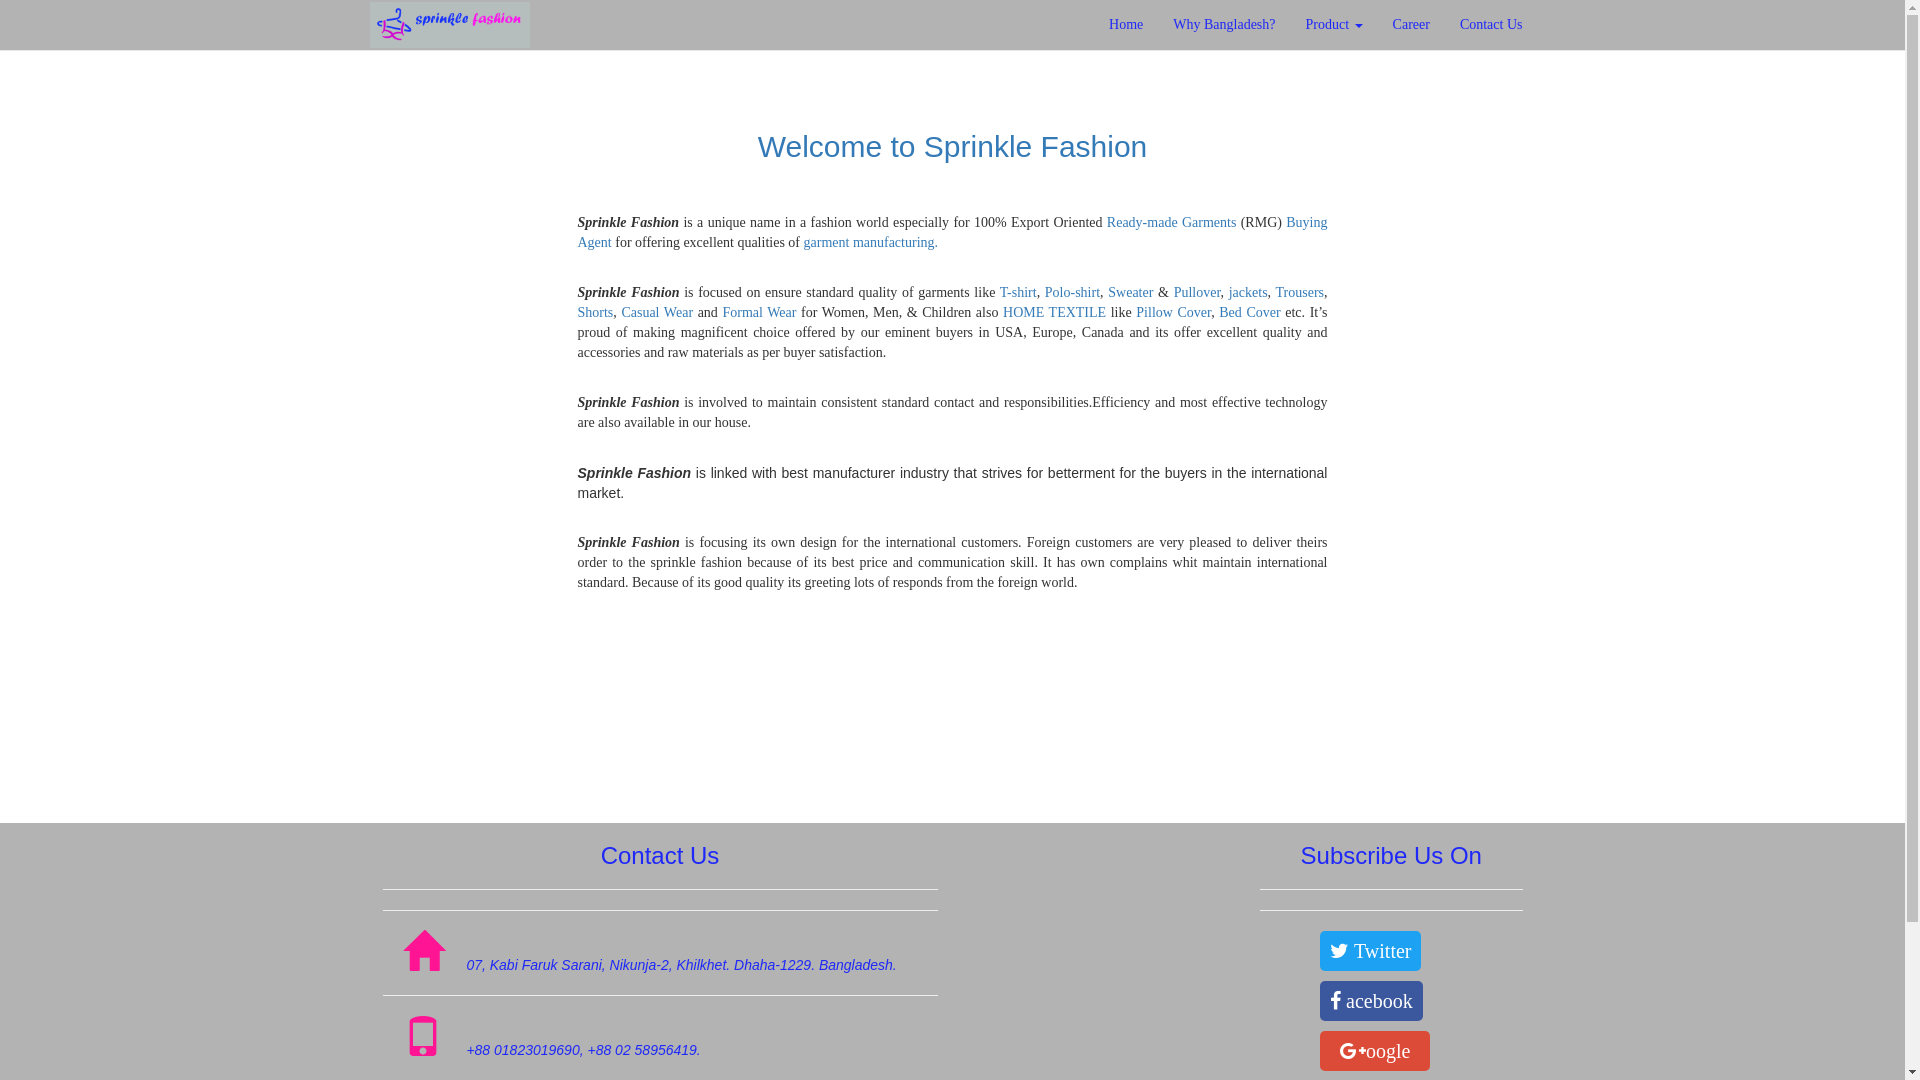 This screenshot has width=1920, height=1080. Describe the element at coordinates (1248, 312) in the screenshot. I see `'Bed Cover'` at that location.